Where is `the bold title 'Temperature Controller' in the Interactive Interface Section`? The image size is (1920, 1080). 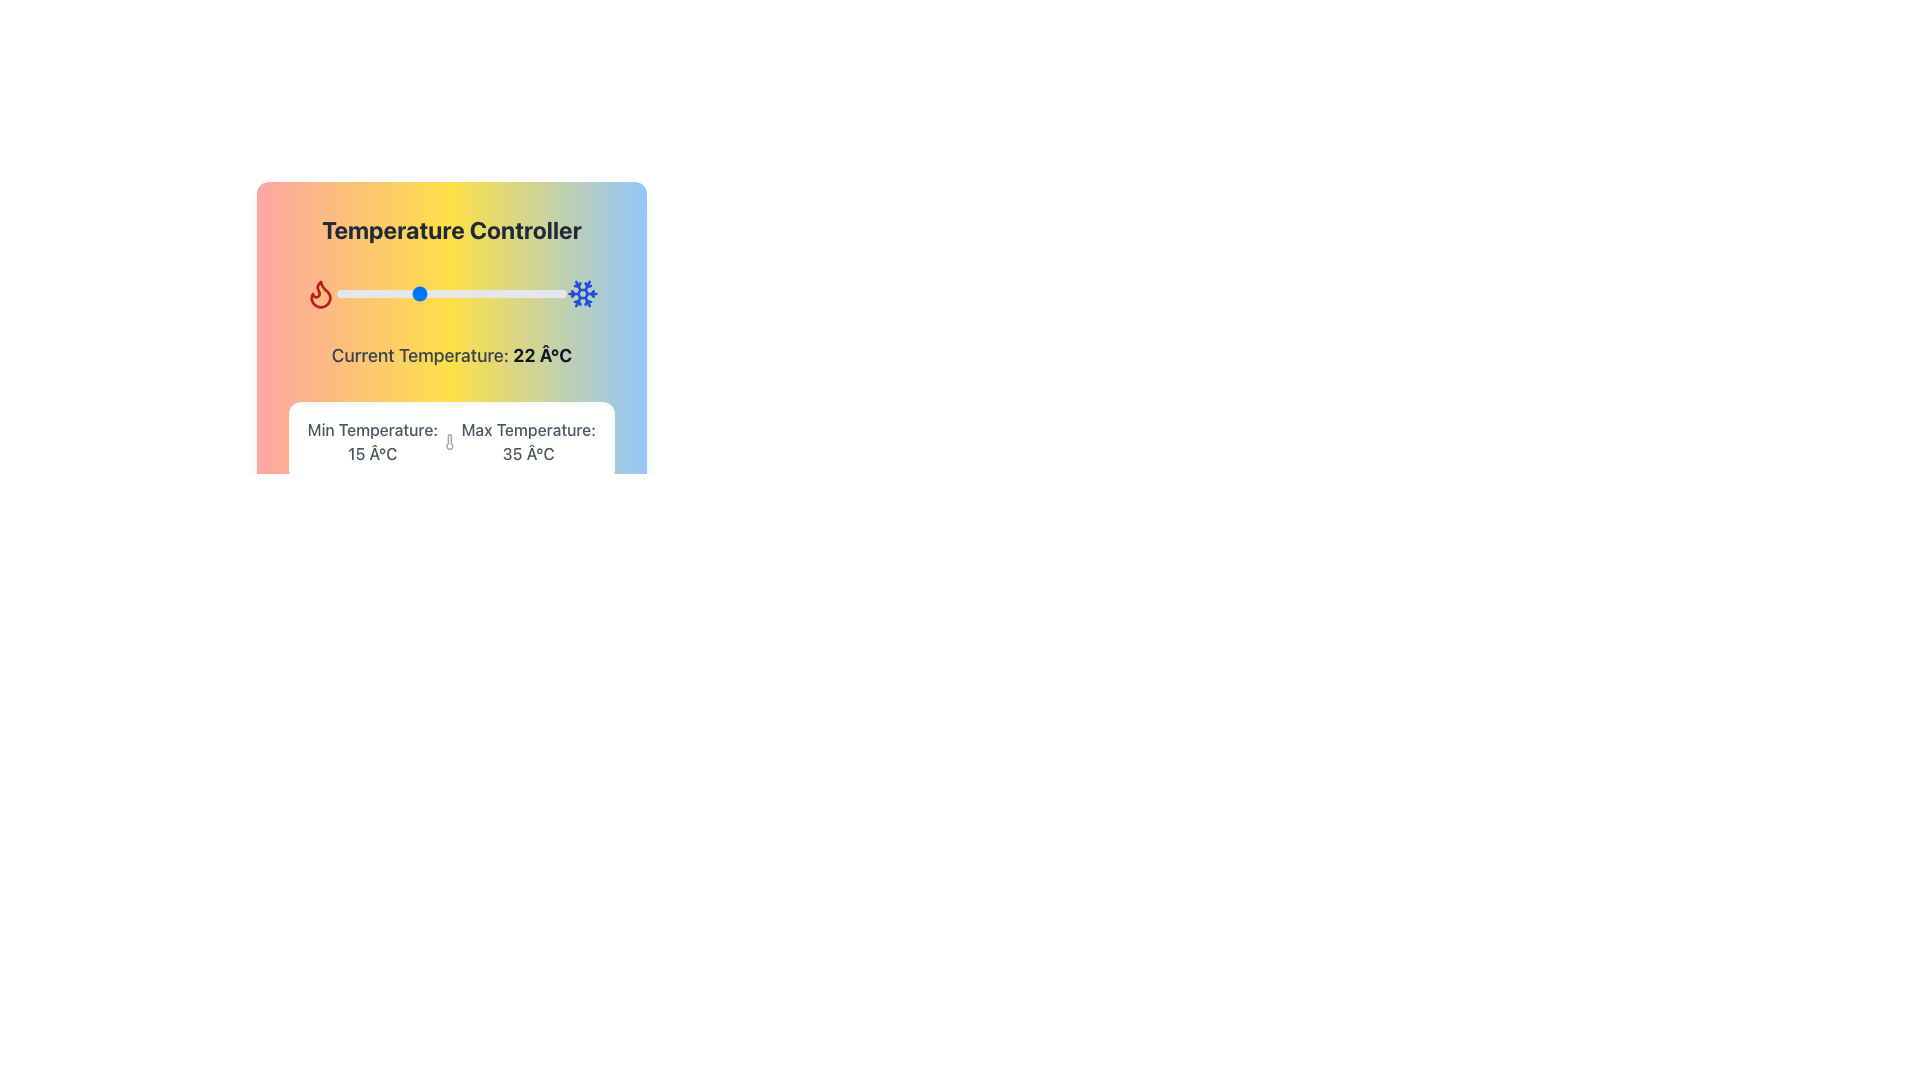 the bold title 'Temperature Controller' in the Interactive Interface Section is located at coordinates (450, 346).